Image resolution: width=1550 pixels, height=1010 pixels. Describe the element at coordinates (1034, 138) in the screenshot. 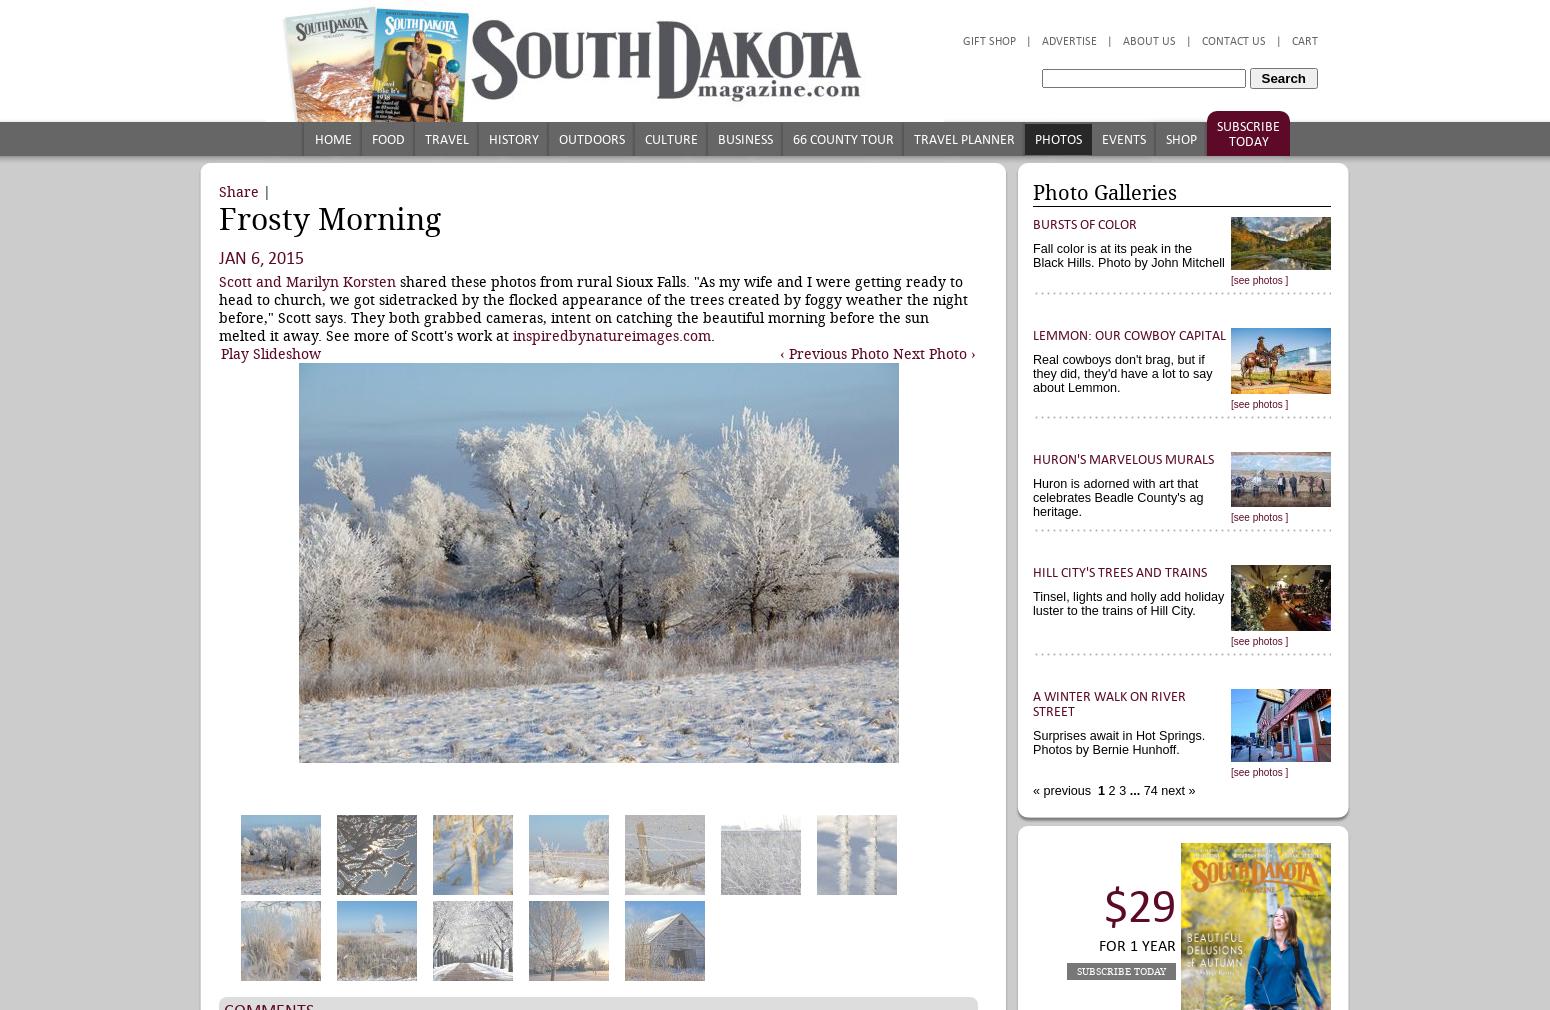

I see `'Photos'` at that location.